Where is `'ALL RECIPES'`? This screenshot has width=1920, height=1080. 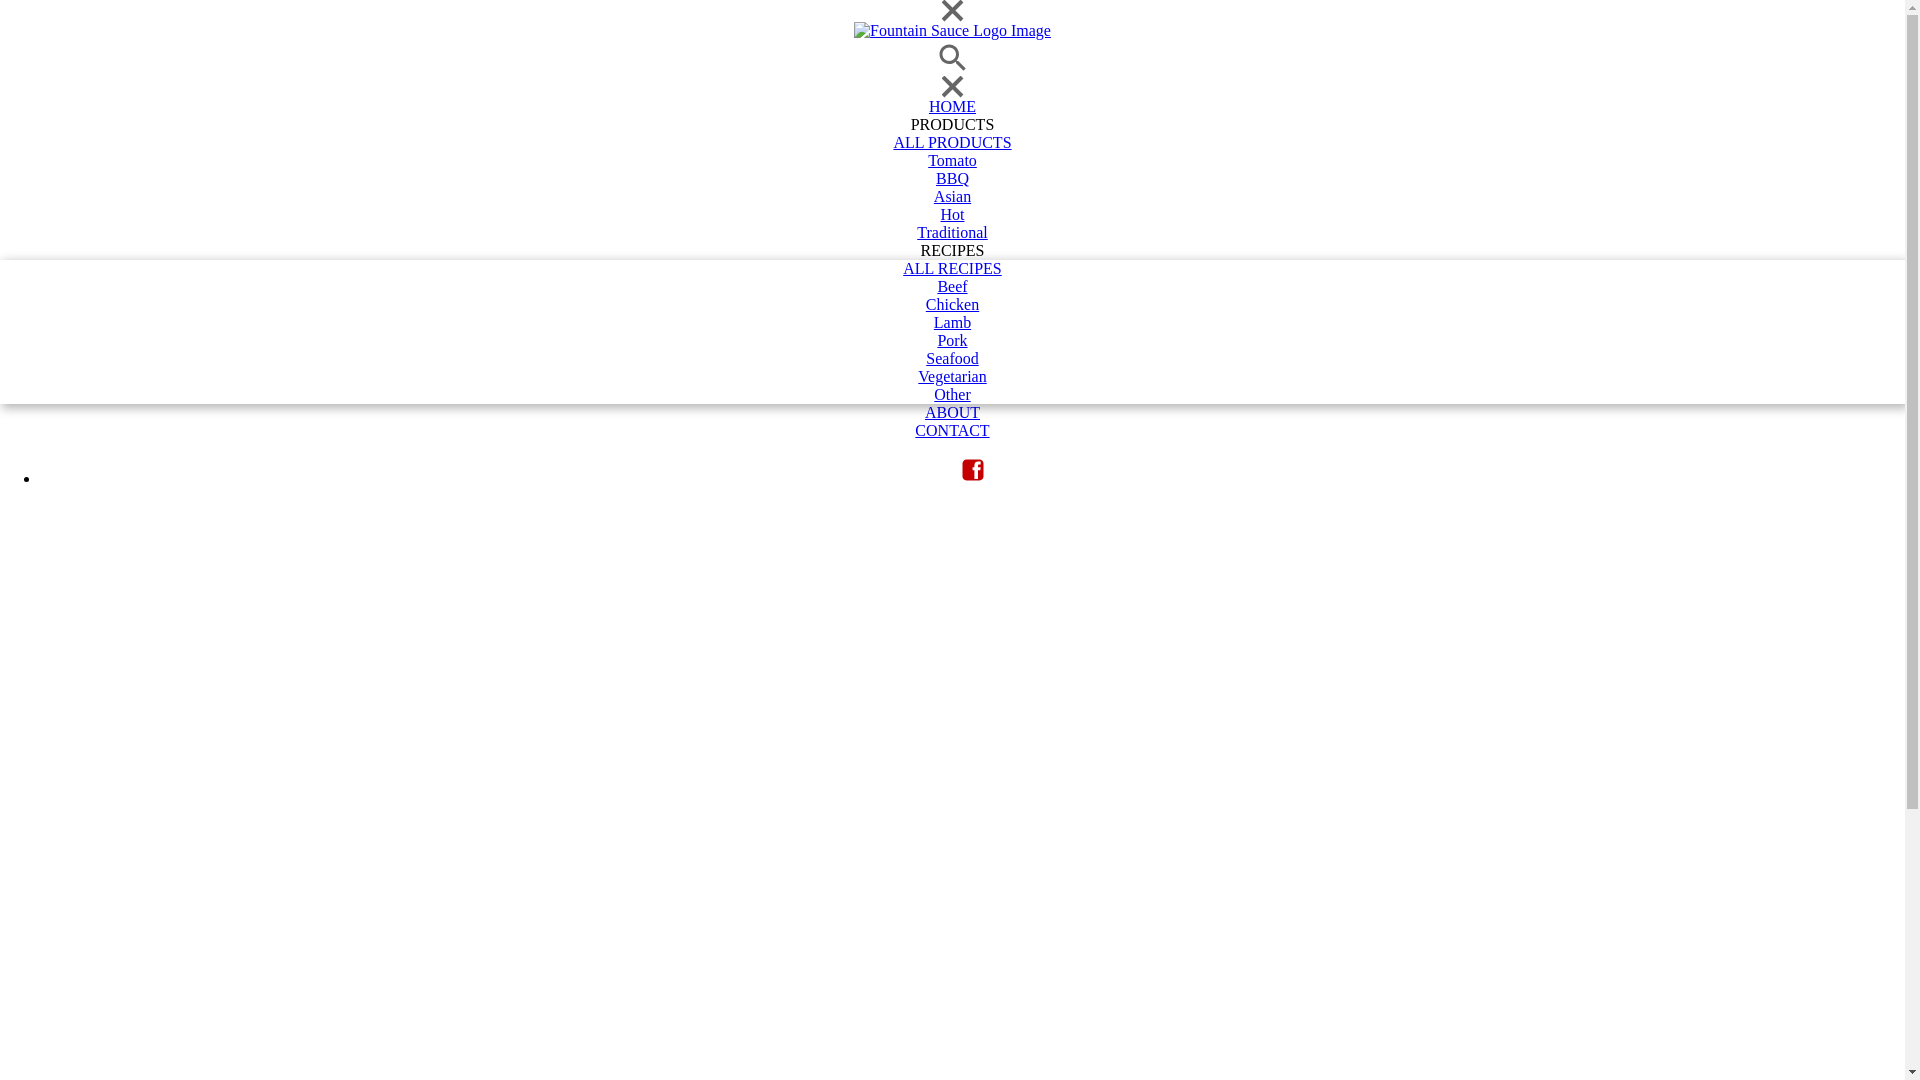 'ALL RECIPES' is located at coordinates (951, 268).